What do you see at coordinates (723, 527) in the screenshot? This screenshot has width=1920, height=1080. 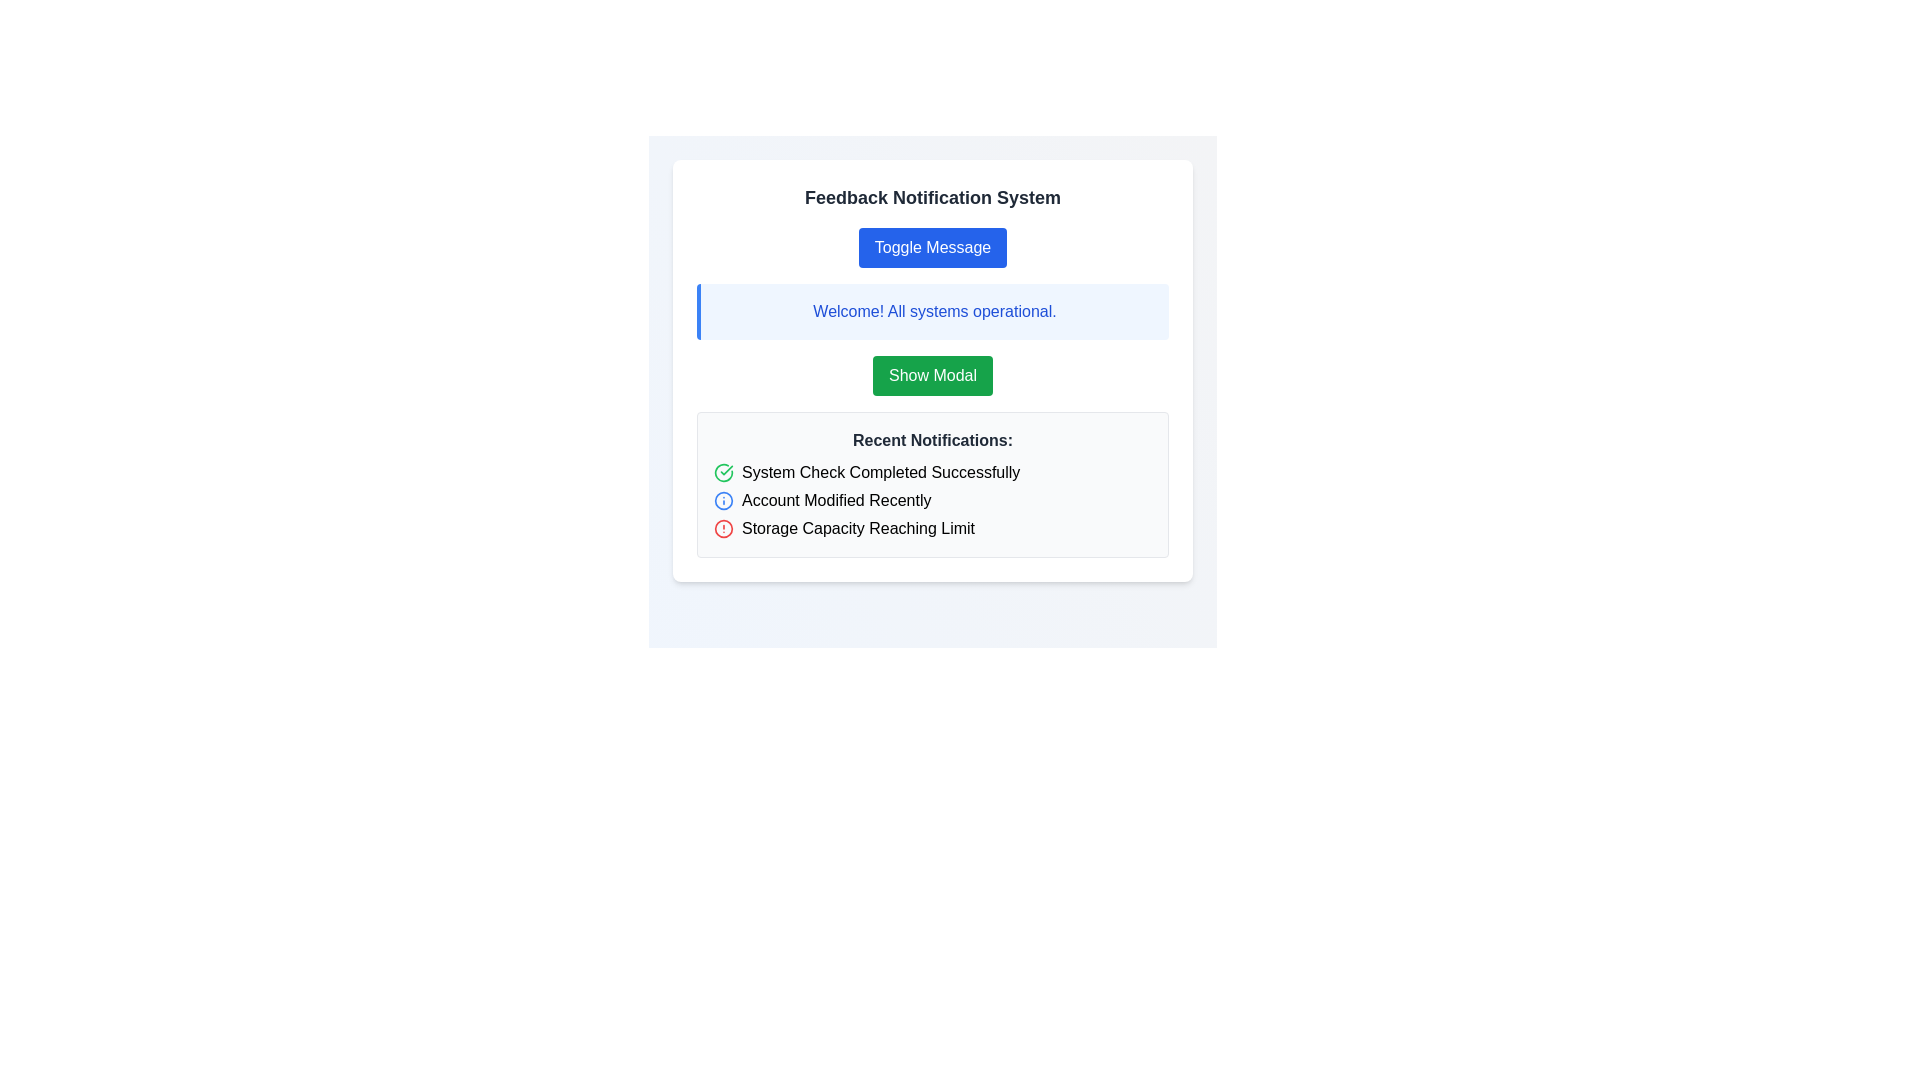 I see `the presence of the red circular alert icon located in the 'Recent Notifications' section, which is positioned to the left of the text 'Storage Capacity Reaching Limit'` at bounding box center [723, 527].